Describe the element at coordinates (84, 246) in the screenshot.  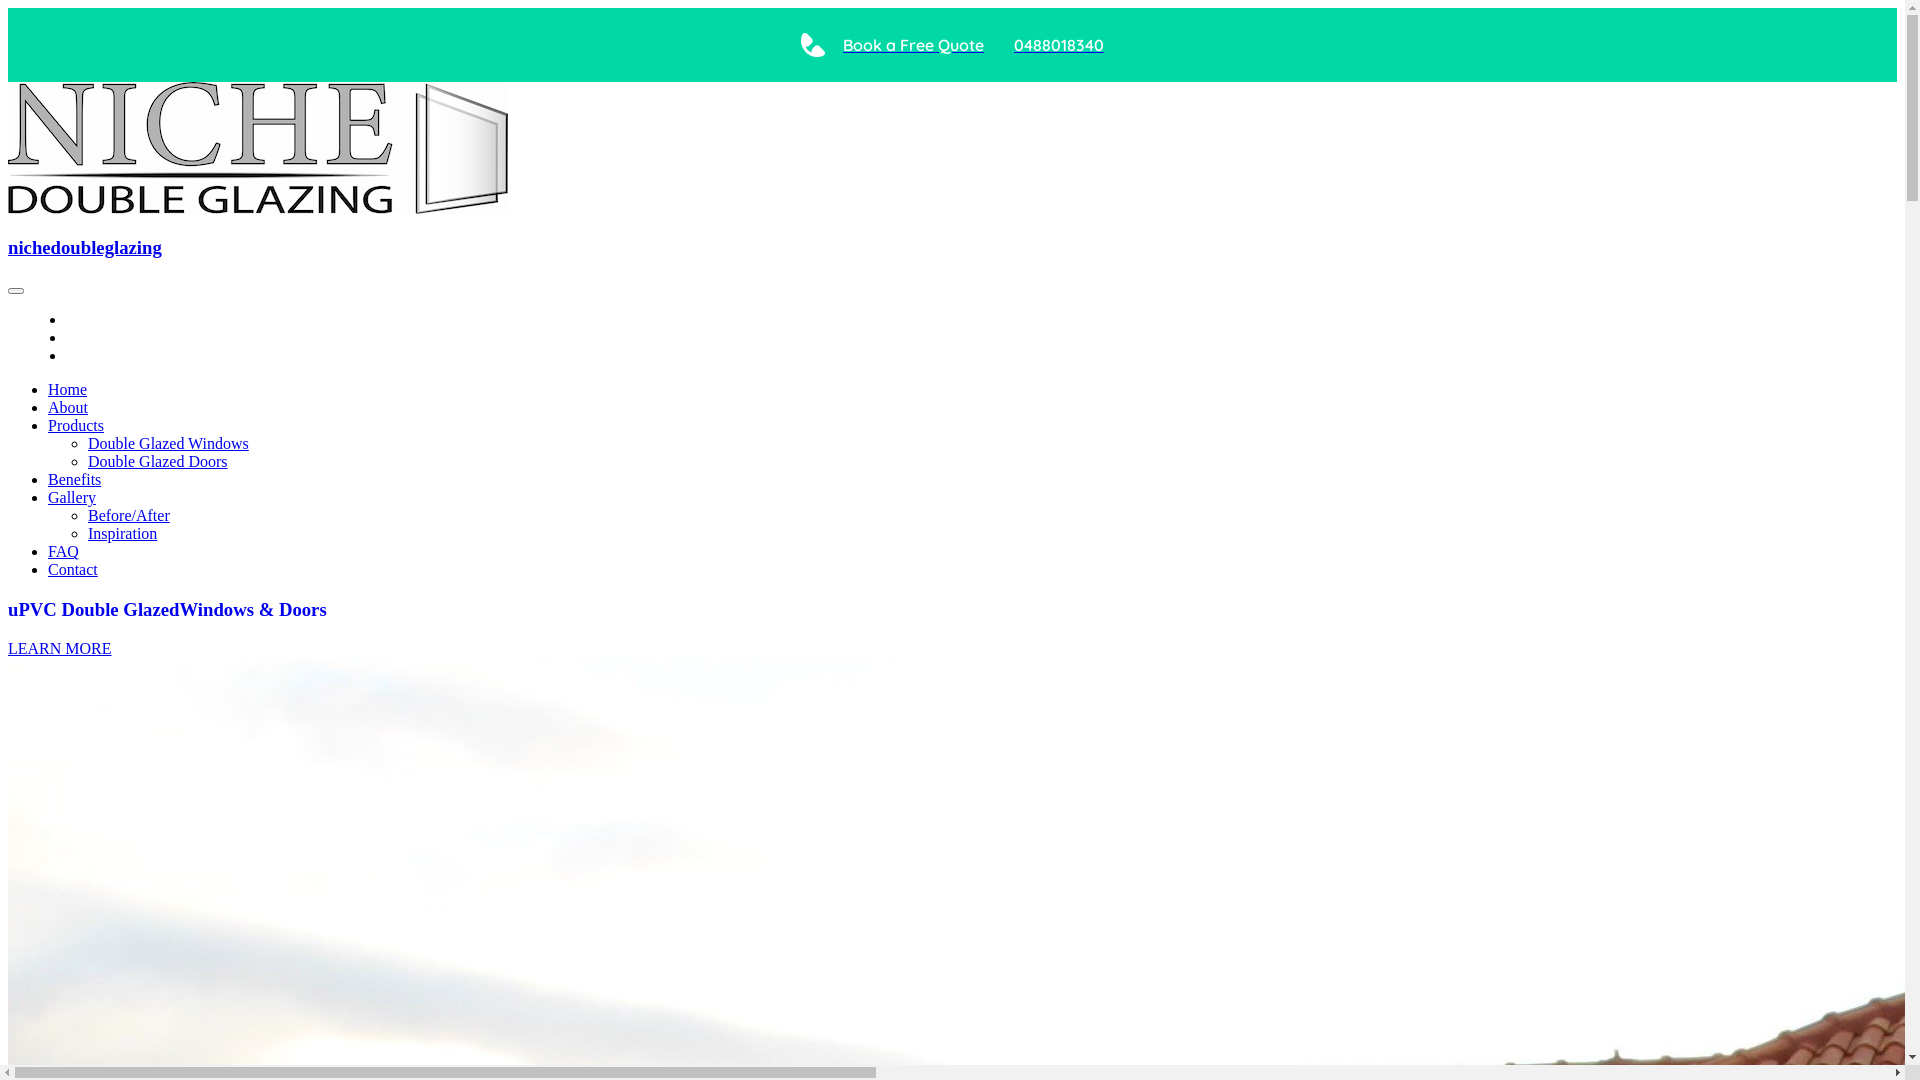
I see `'nichedoubleglazing'` at that location.